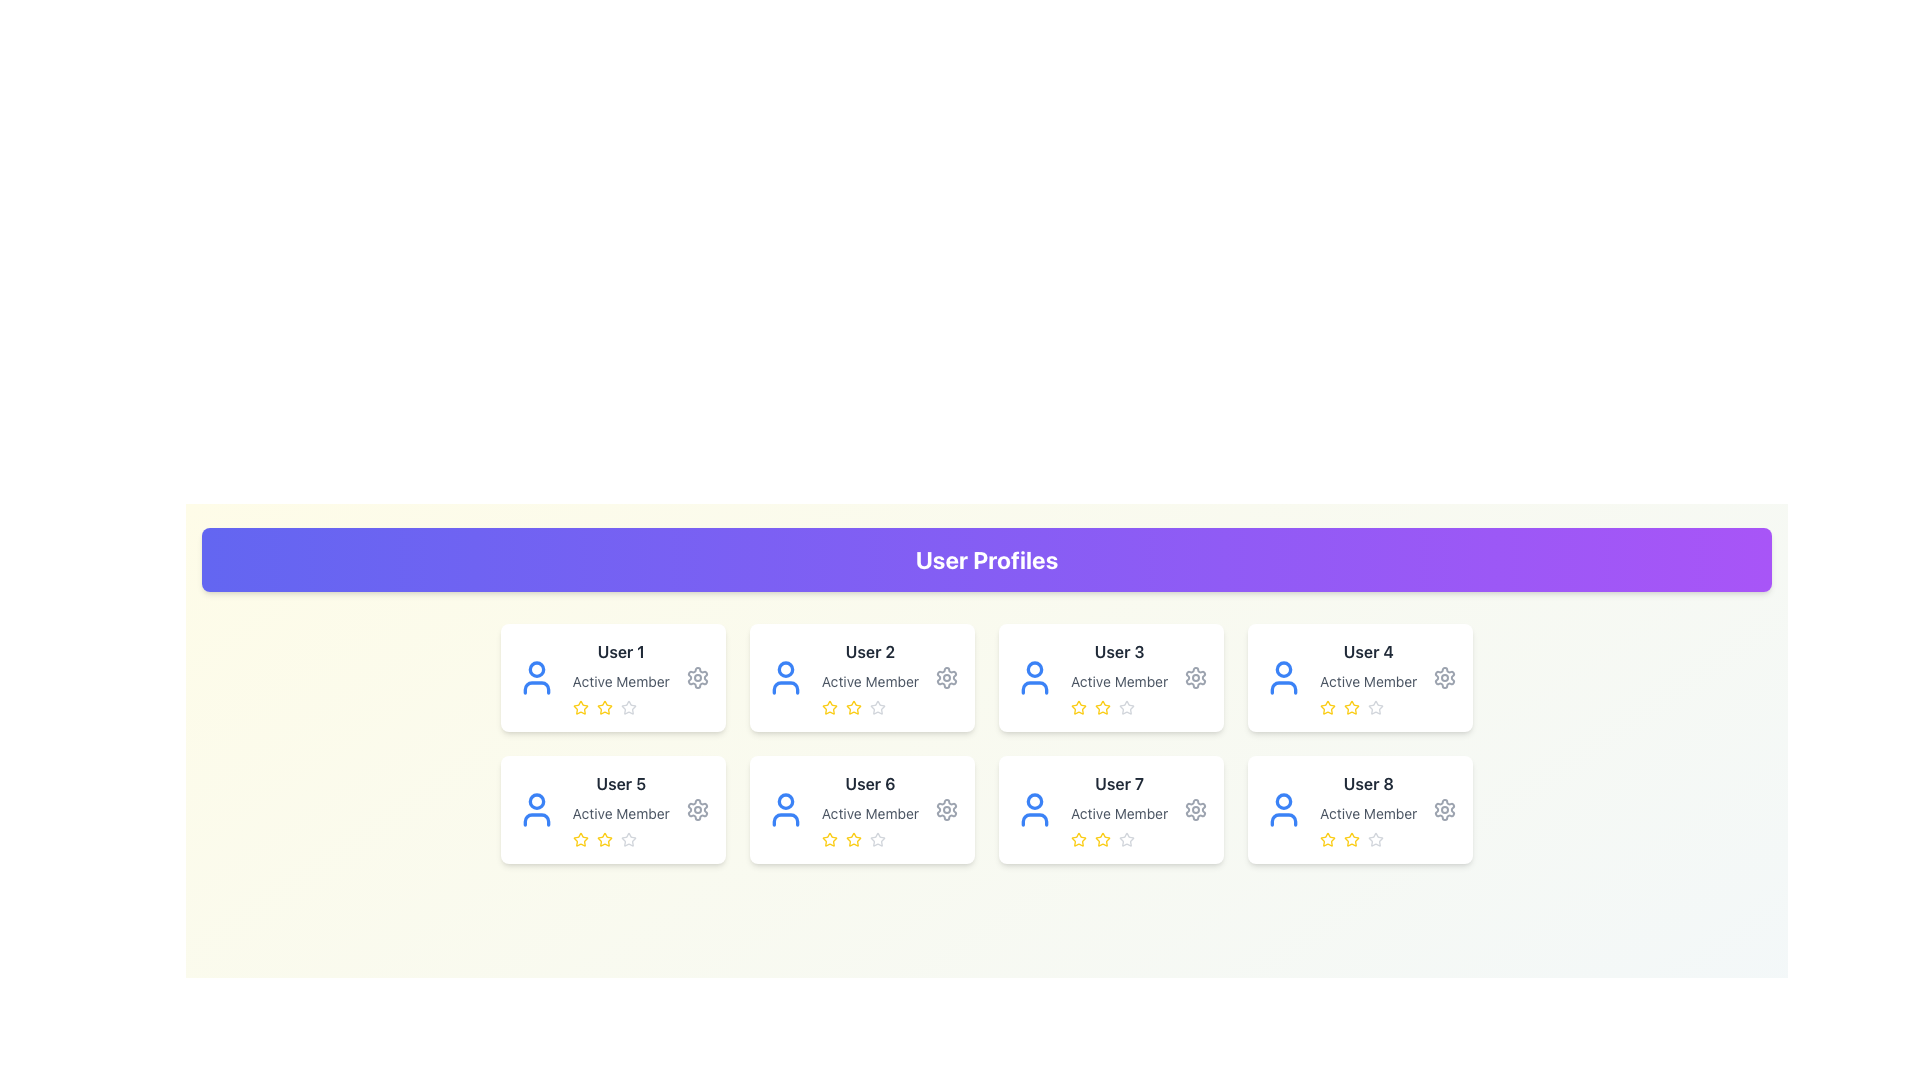  Describe the element at coordinates (1196, 810) in the screenshot. I see `the gear icon located in the top-right corner of 'User 7's profile card` at that location.